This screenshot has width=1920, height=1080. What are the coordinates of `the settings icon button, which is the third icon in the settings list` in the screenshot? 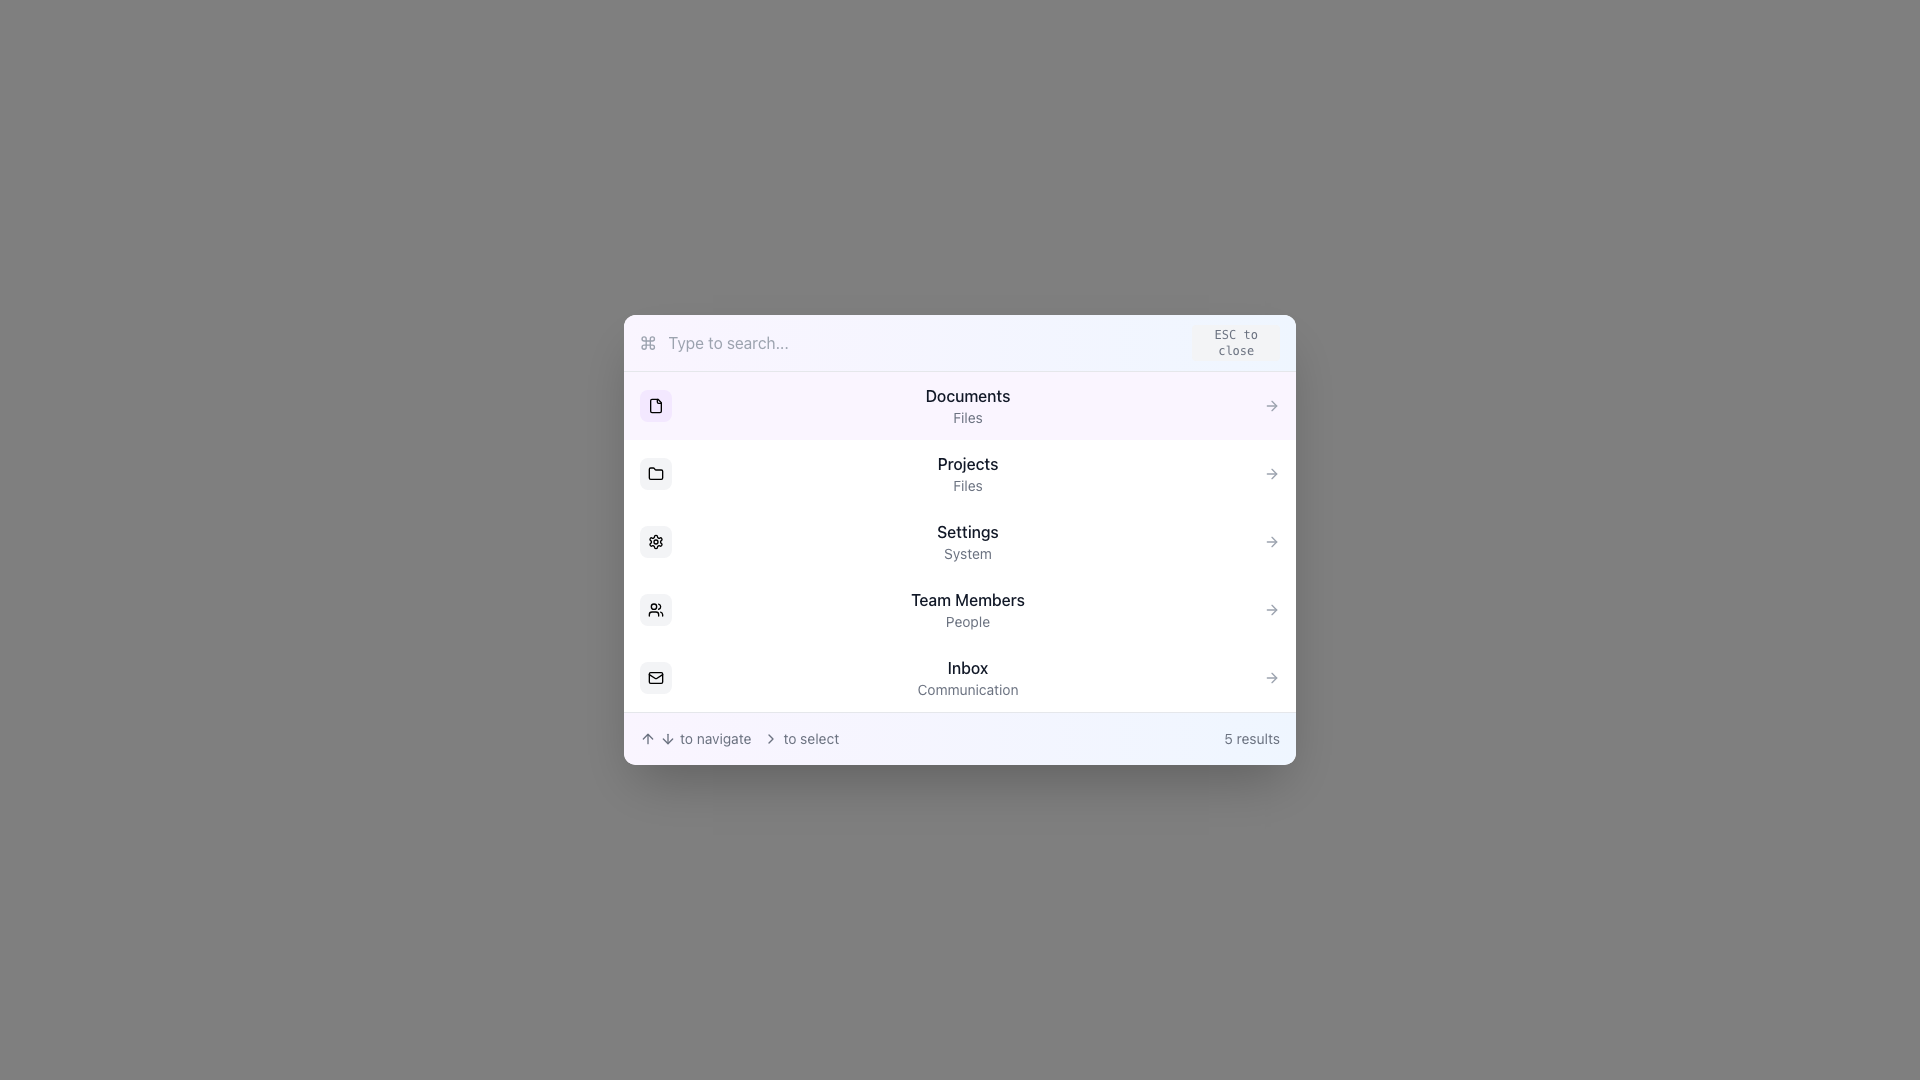 It's located at (656, 542).